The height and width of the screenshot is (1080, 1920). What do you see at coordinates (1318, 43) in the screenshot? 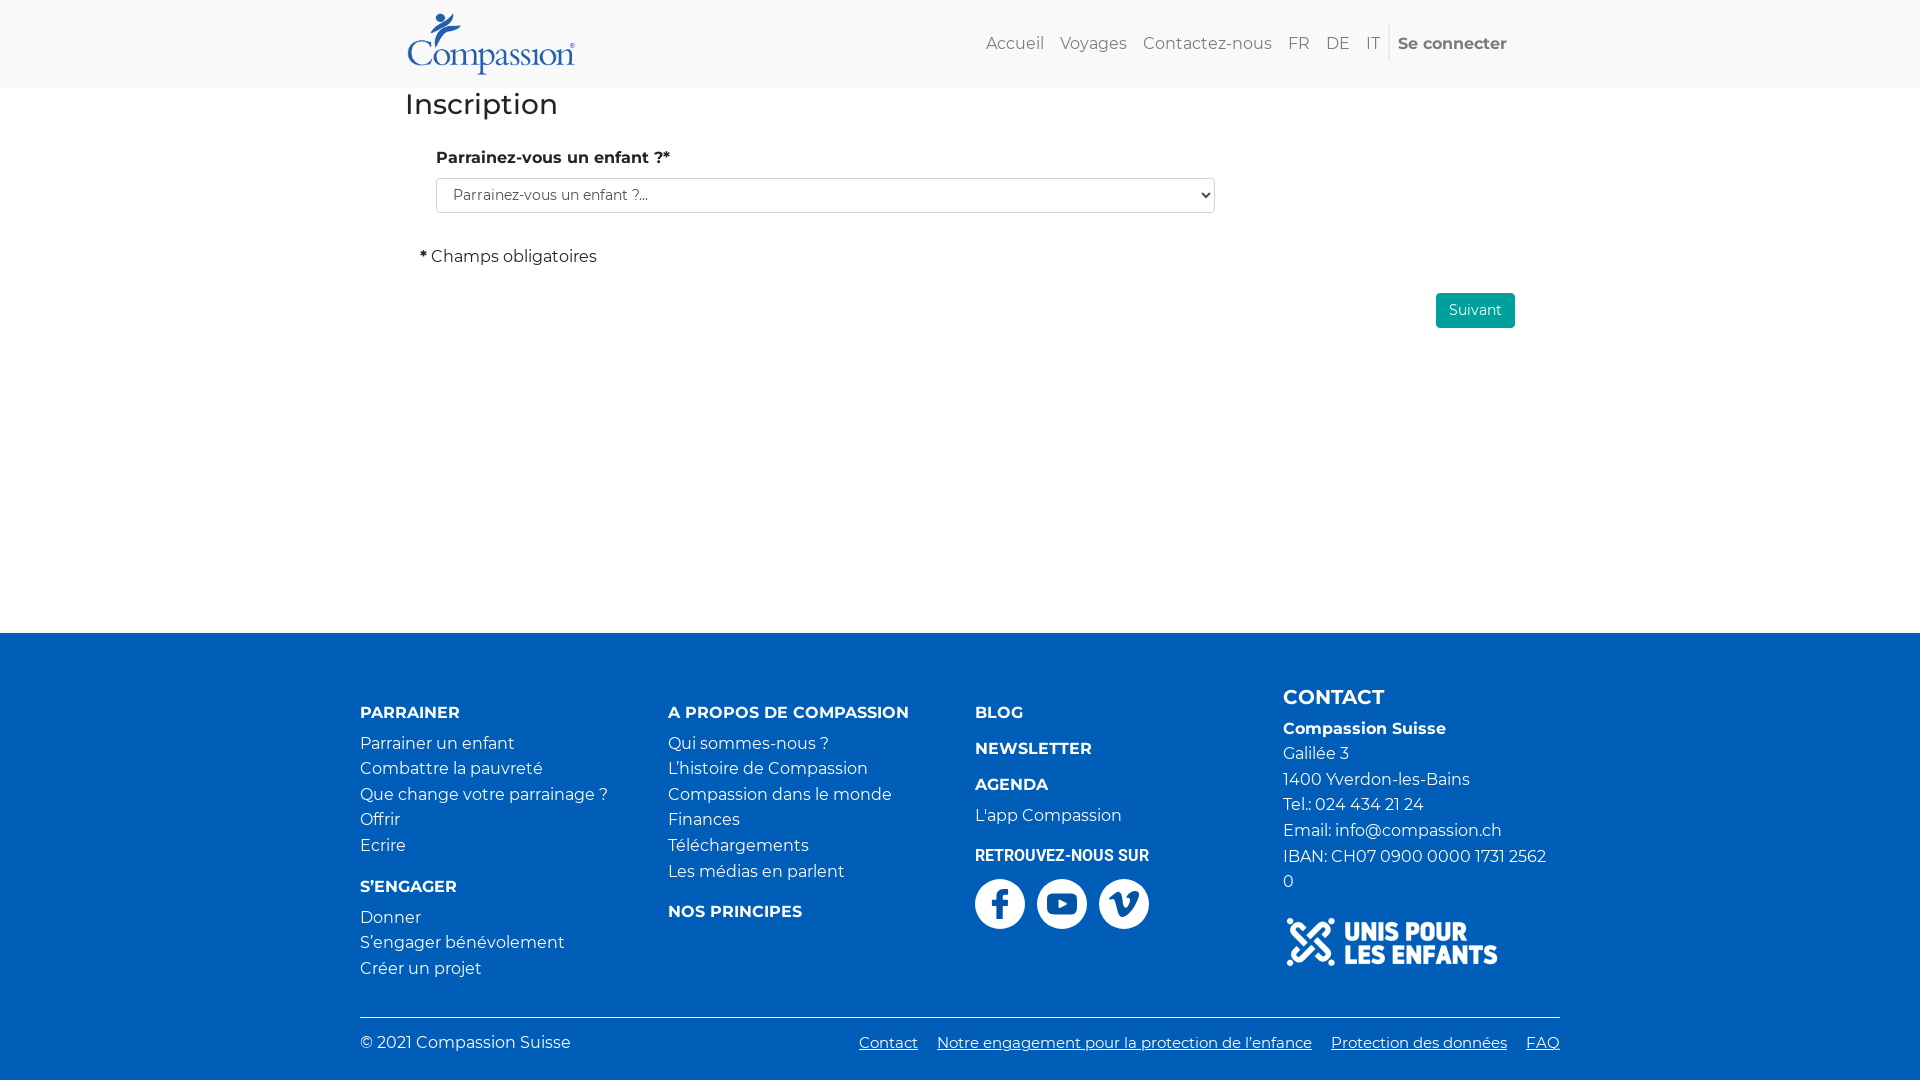
I see `'DE'` at bounding box center [1318, 43].